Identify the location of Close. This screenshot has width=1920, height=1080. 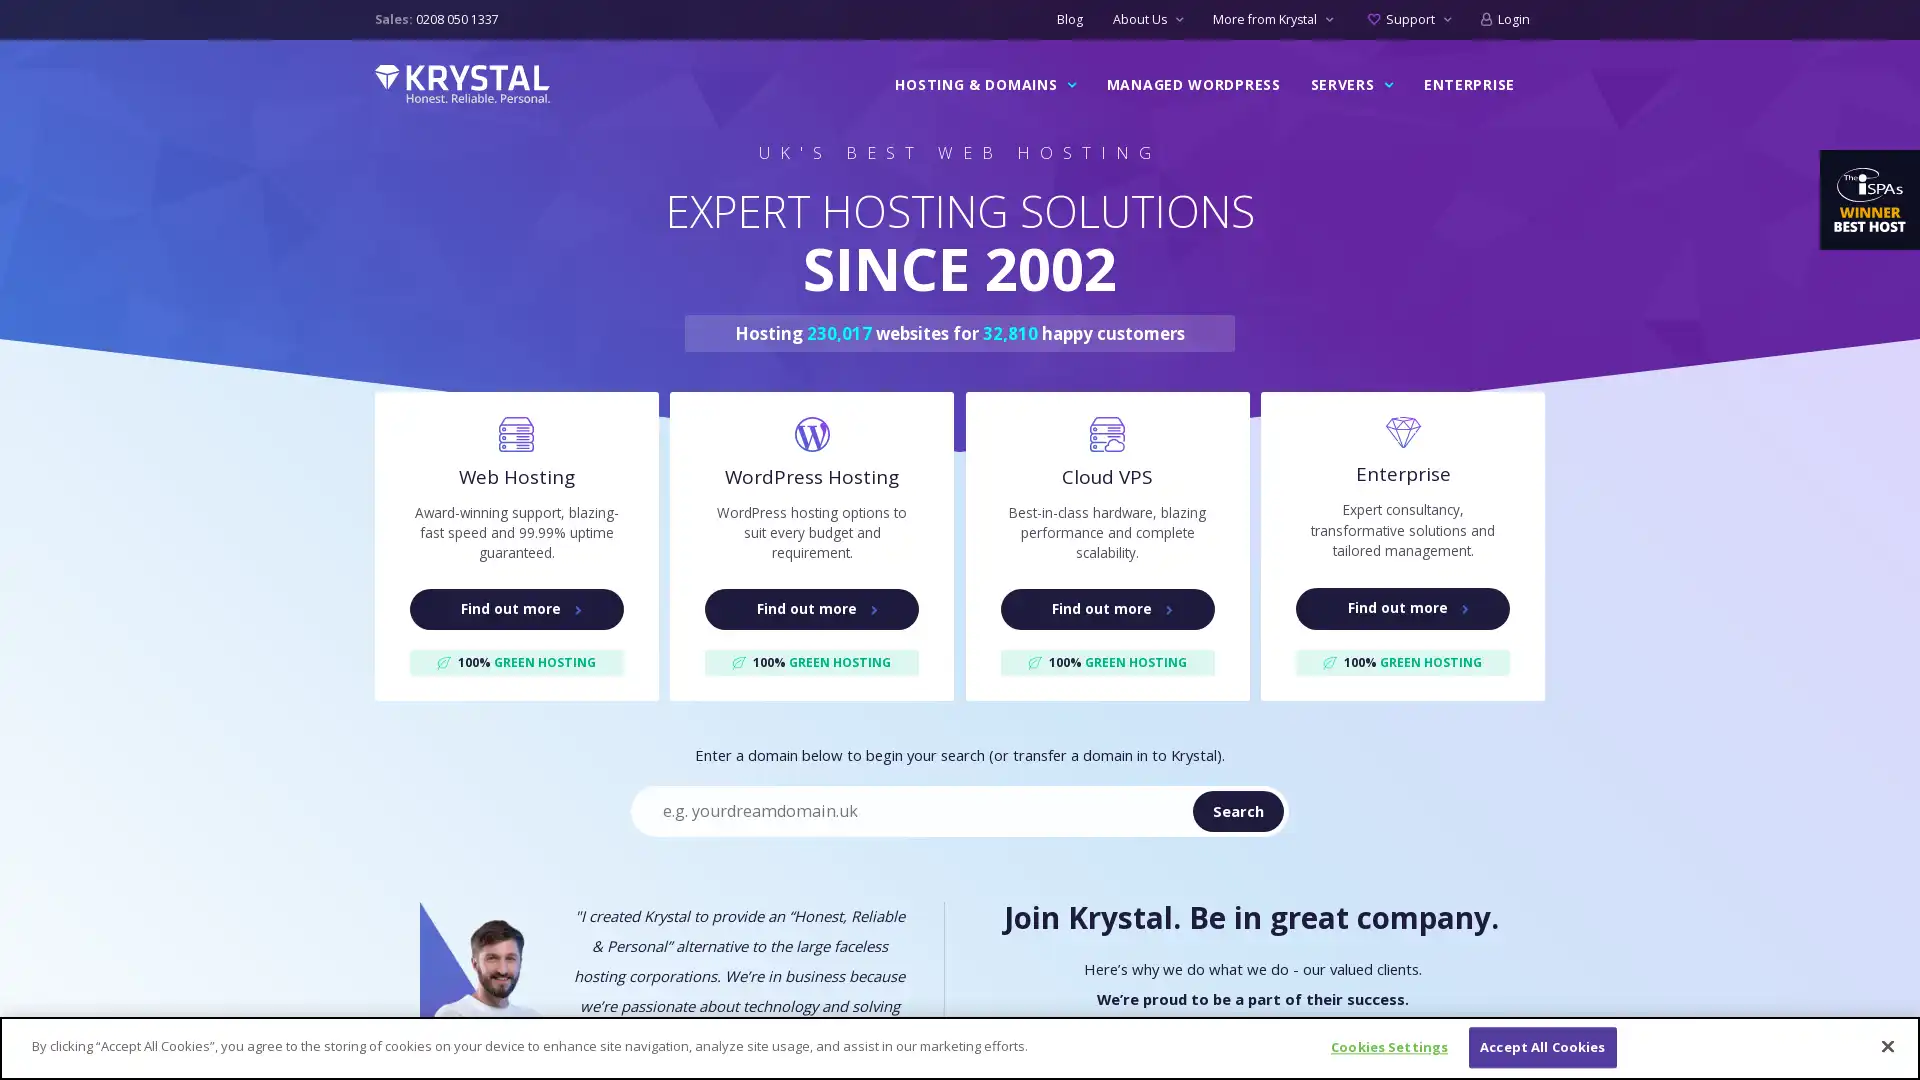
(1886, 1044).